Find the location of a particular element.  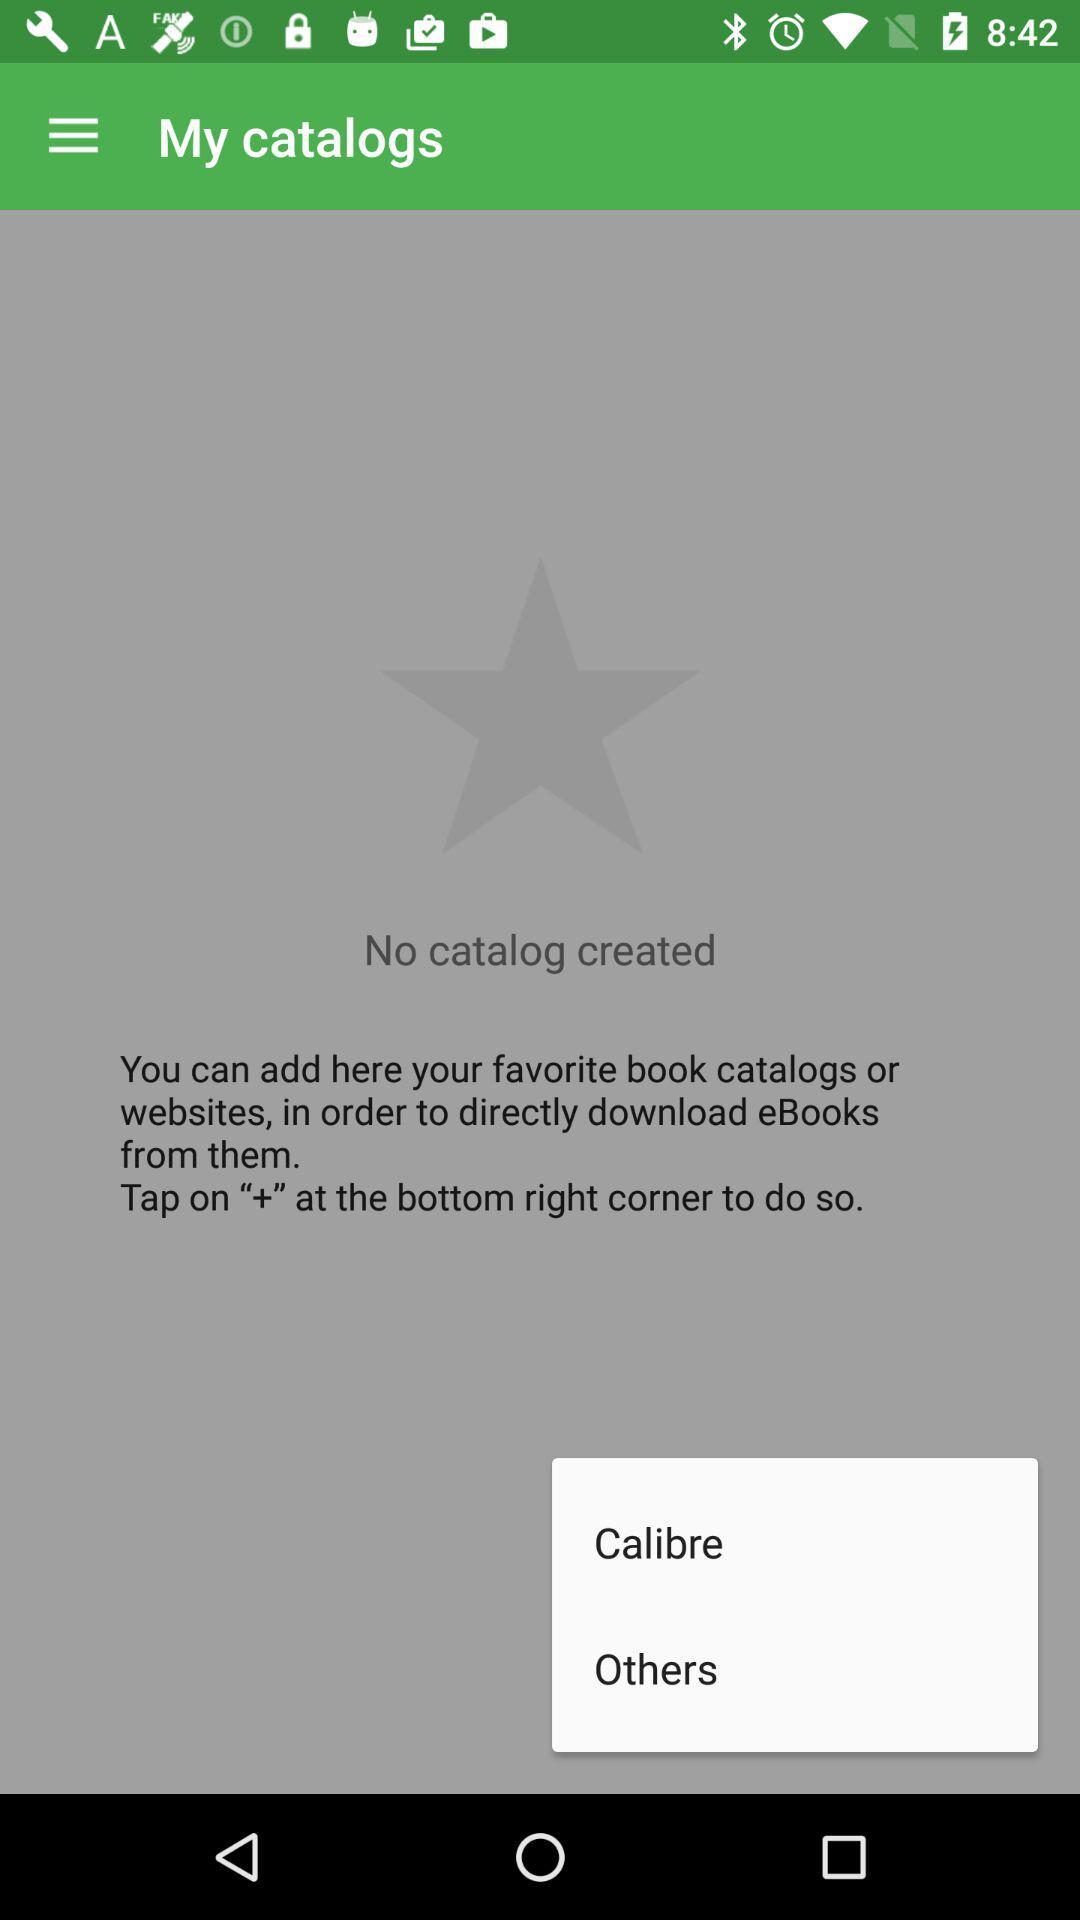

app to the left of my catalogs app is located at coordinates (72, 135).